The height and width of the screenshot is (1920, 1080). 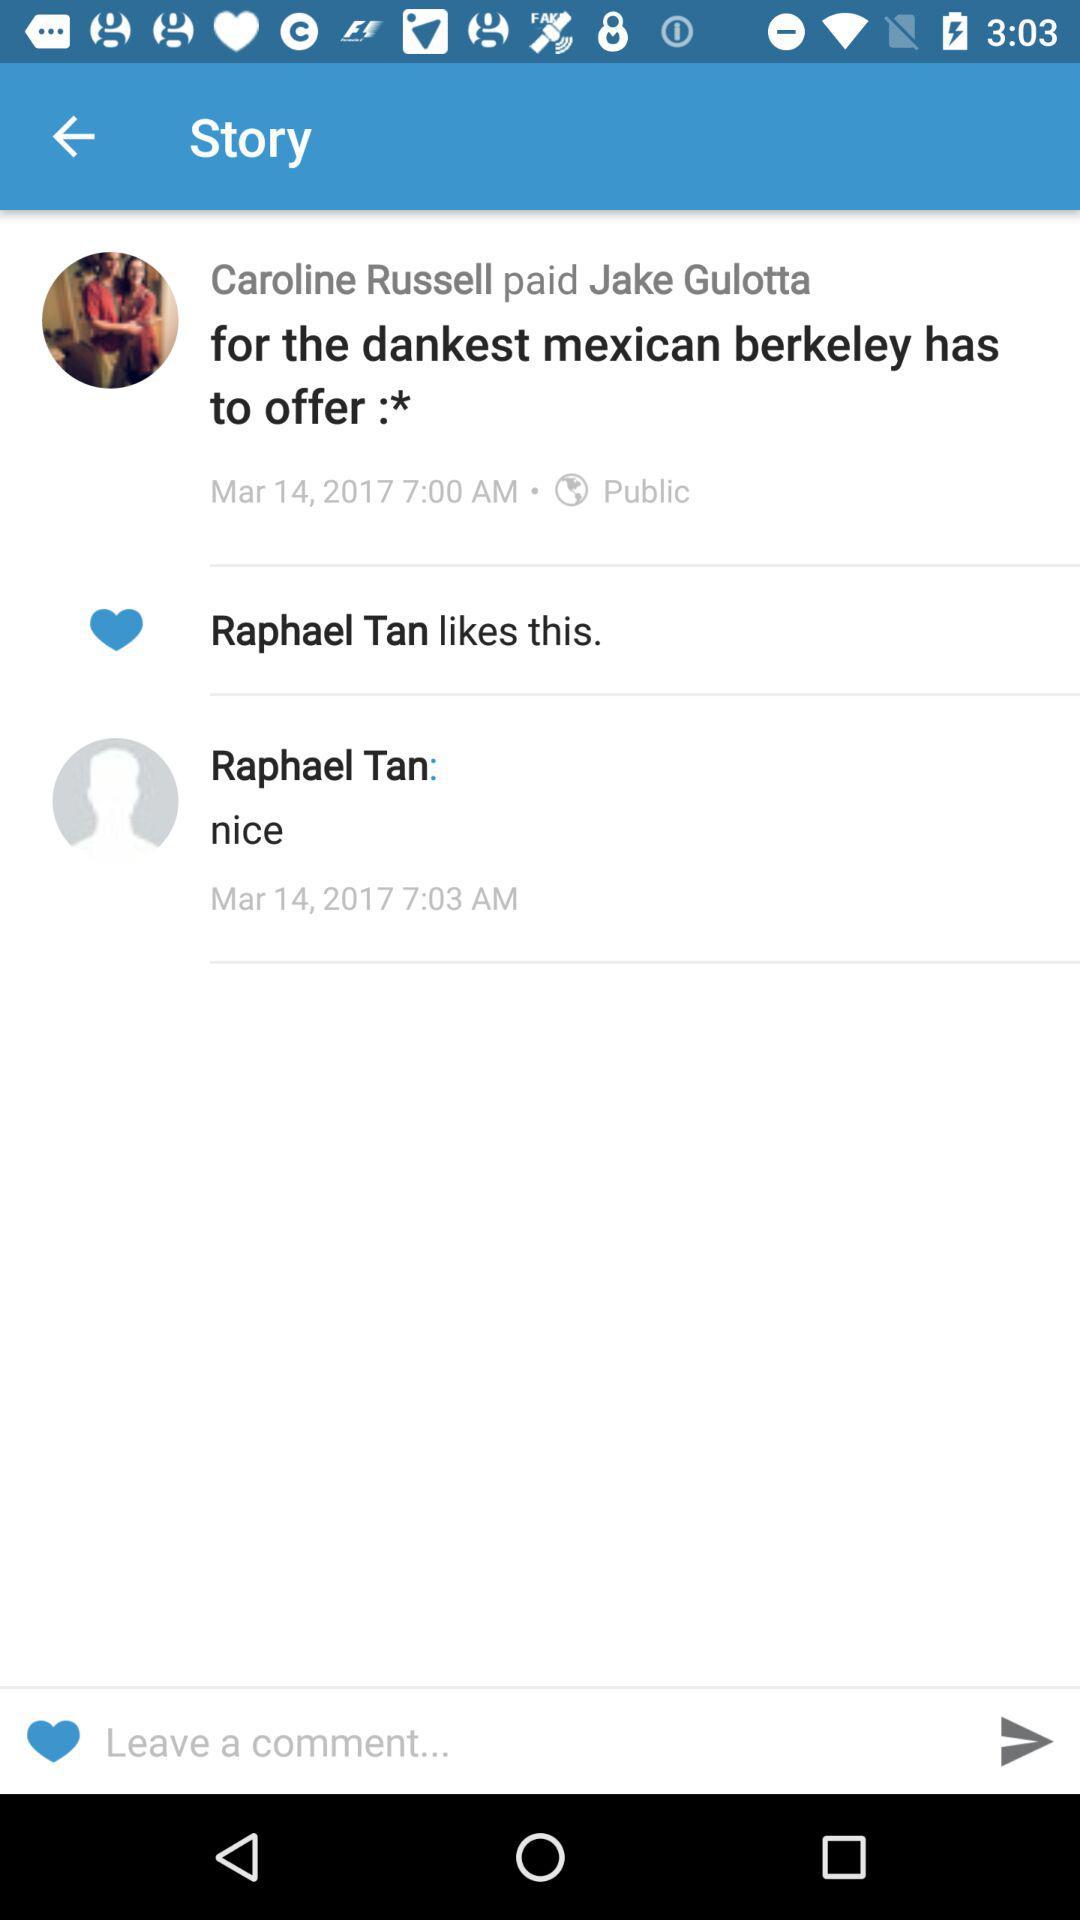 What do you see at coordinates (540, 1740) in the screenshot?
I see `leave a comment` at bounding box center [540, 1740].